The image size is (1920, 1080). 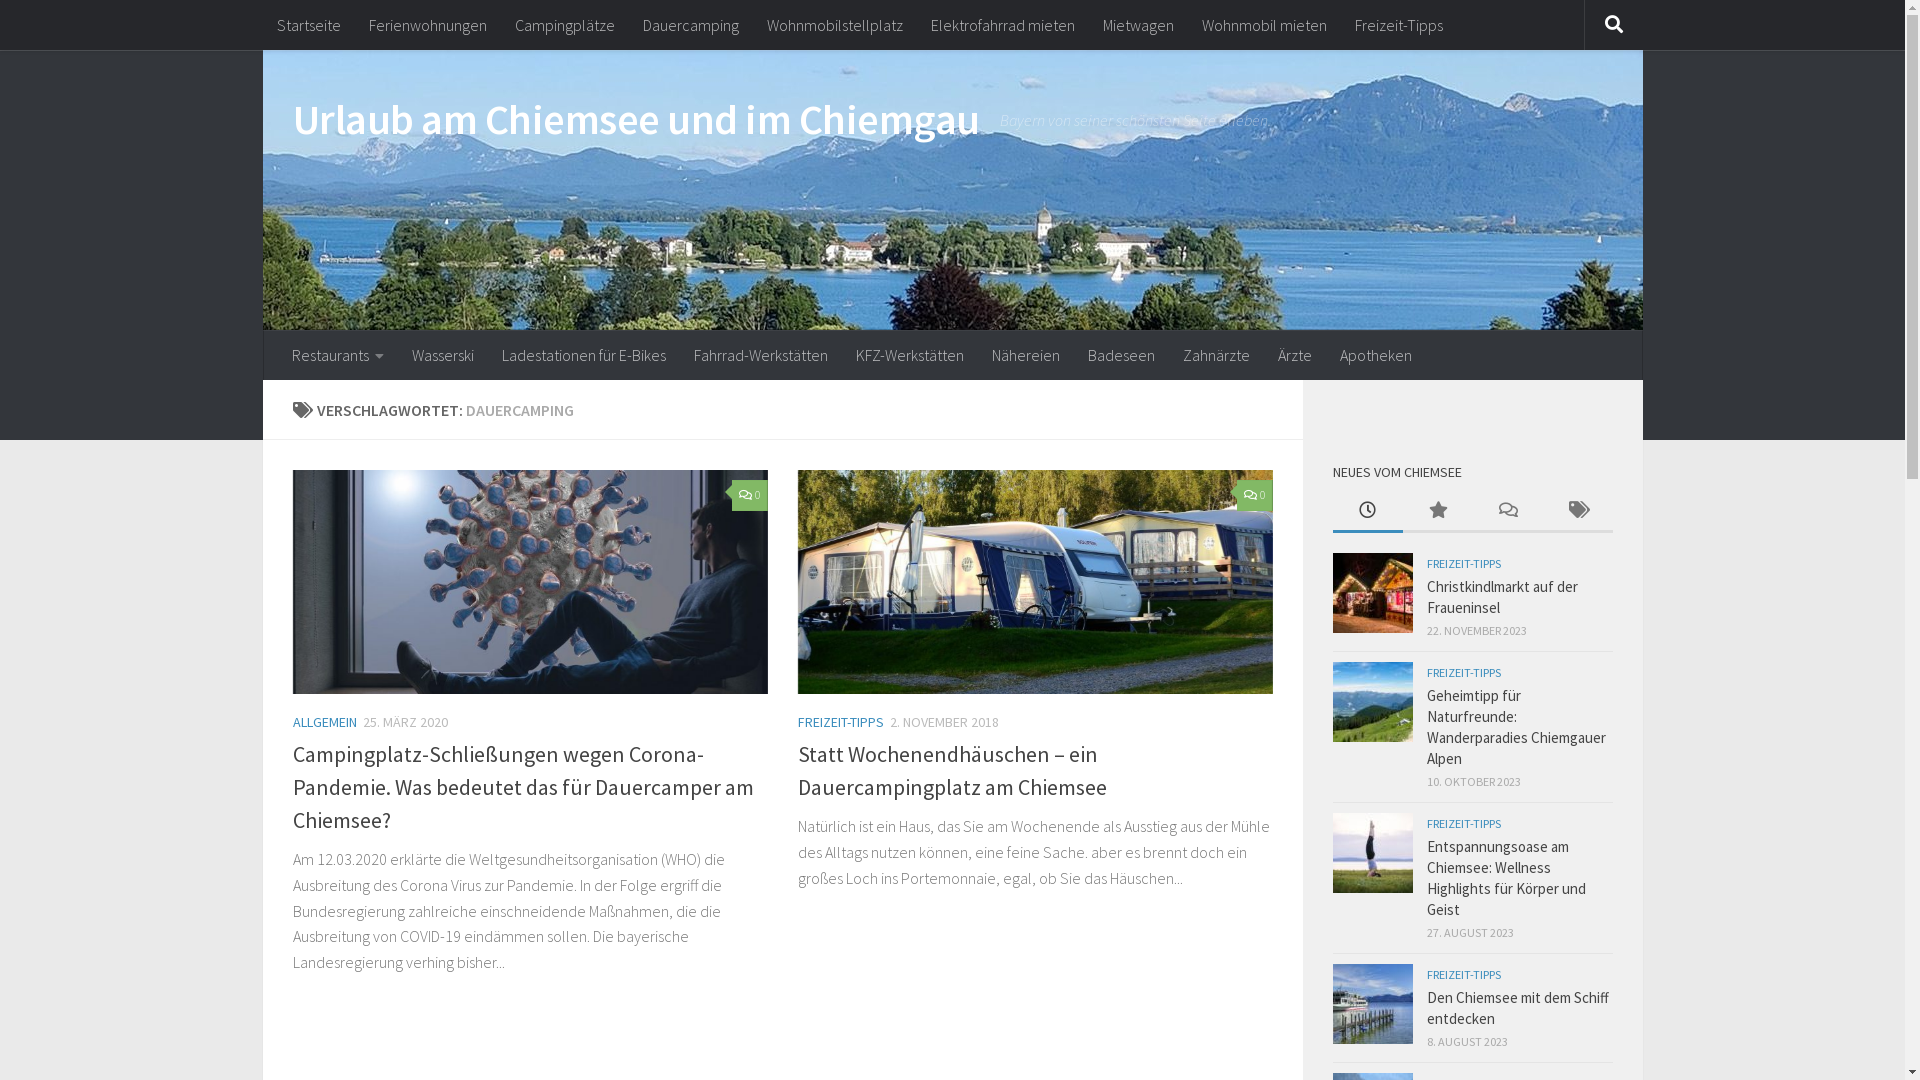 What do you see at coordinates (751, 24) in the screenshot?
I see `'Wohnmobilstellplatz'` at bounding box center [751, 24].